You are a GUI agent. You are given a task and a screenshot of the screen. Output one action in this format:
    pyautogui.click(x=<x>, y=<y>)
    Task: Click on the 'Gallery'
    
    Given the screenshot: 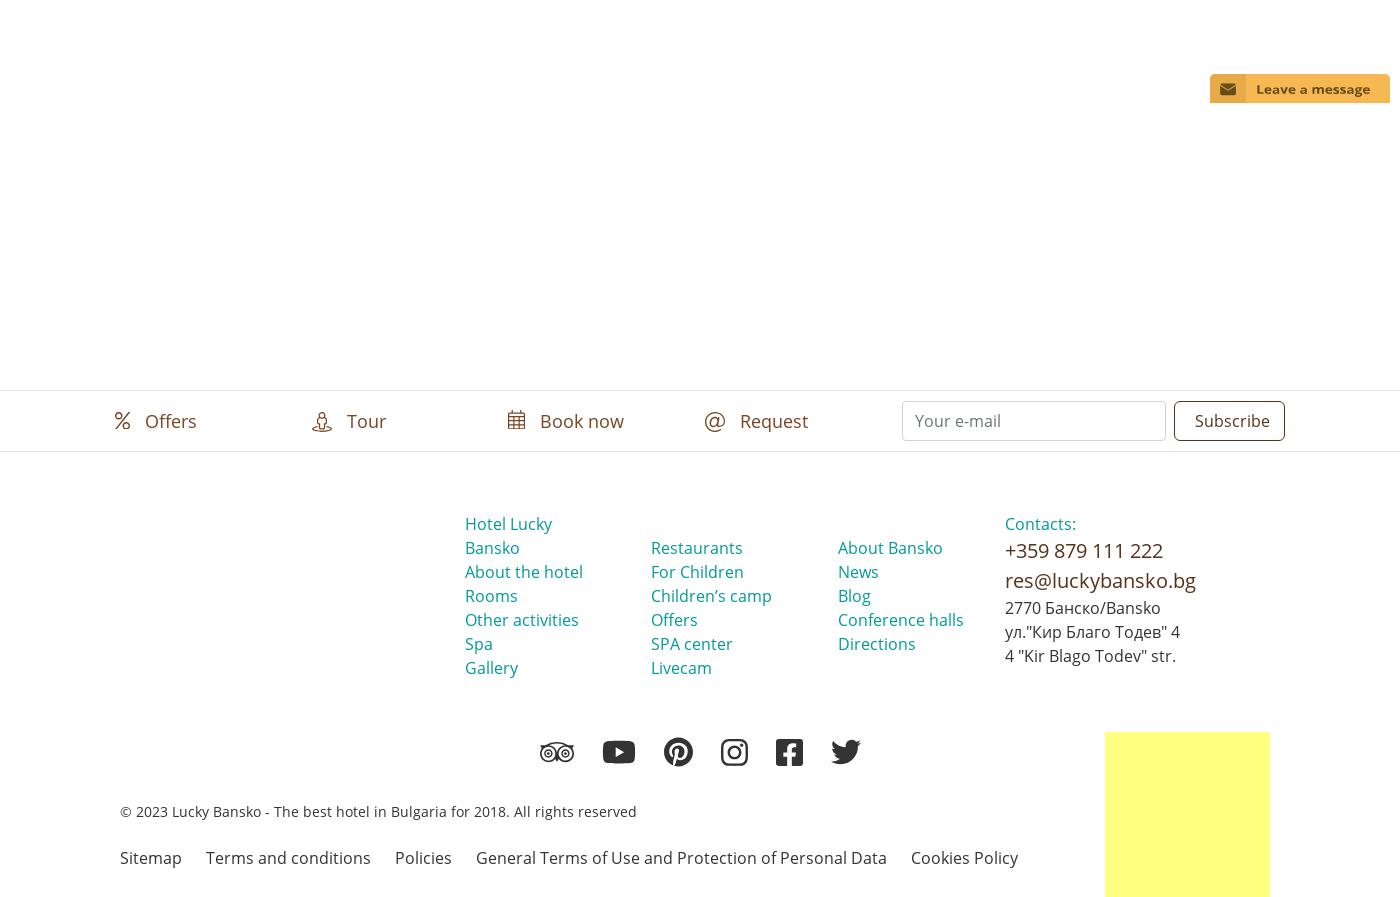 What is the action you would take?
    pyautogui.click(x=491, y=667)
    